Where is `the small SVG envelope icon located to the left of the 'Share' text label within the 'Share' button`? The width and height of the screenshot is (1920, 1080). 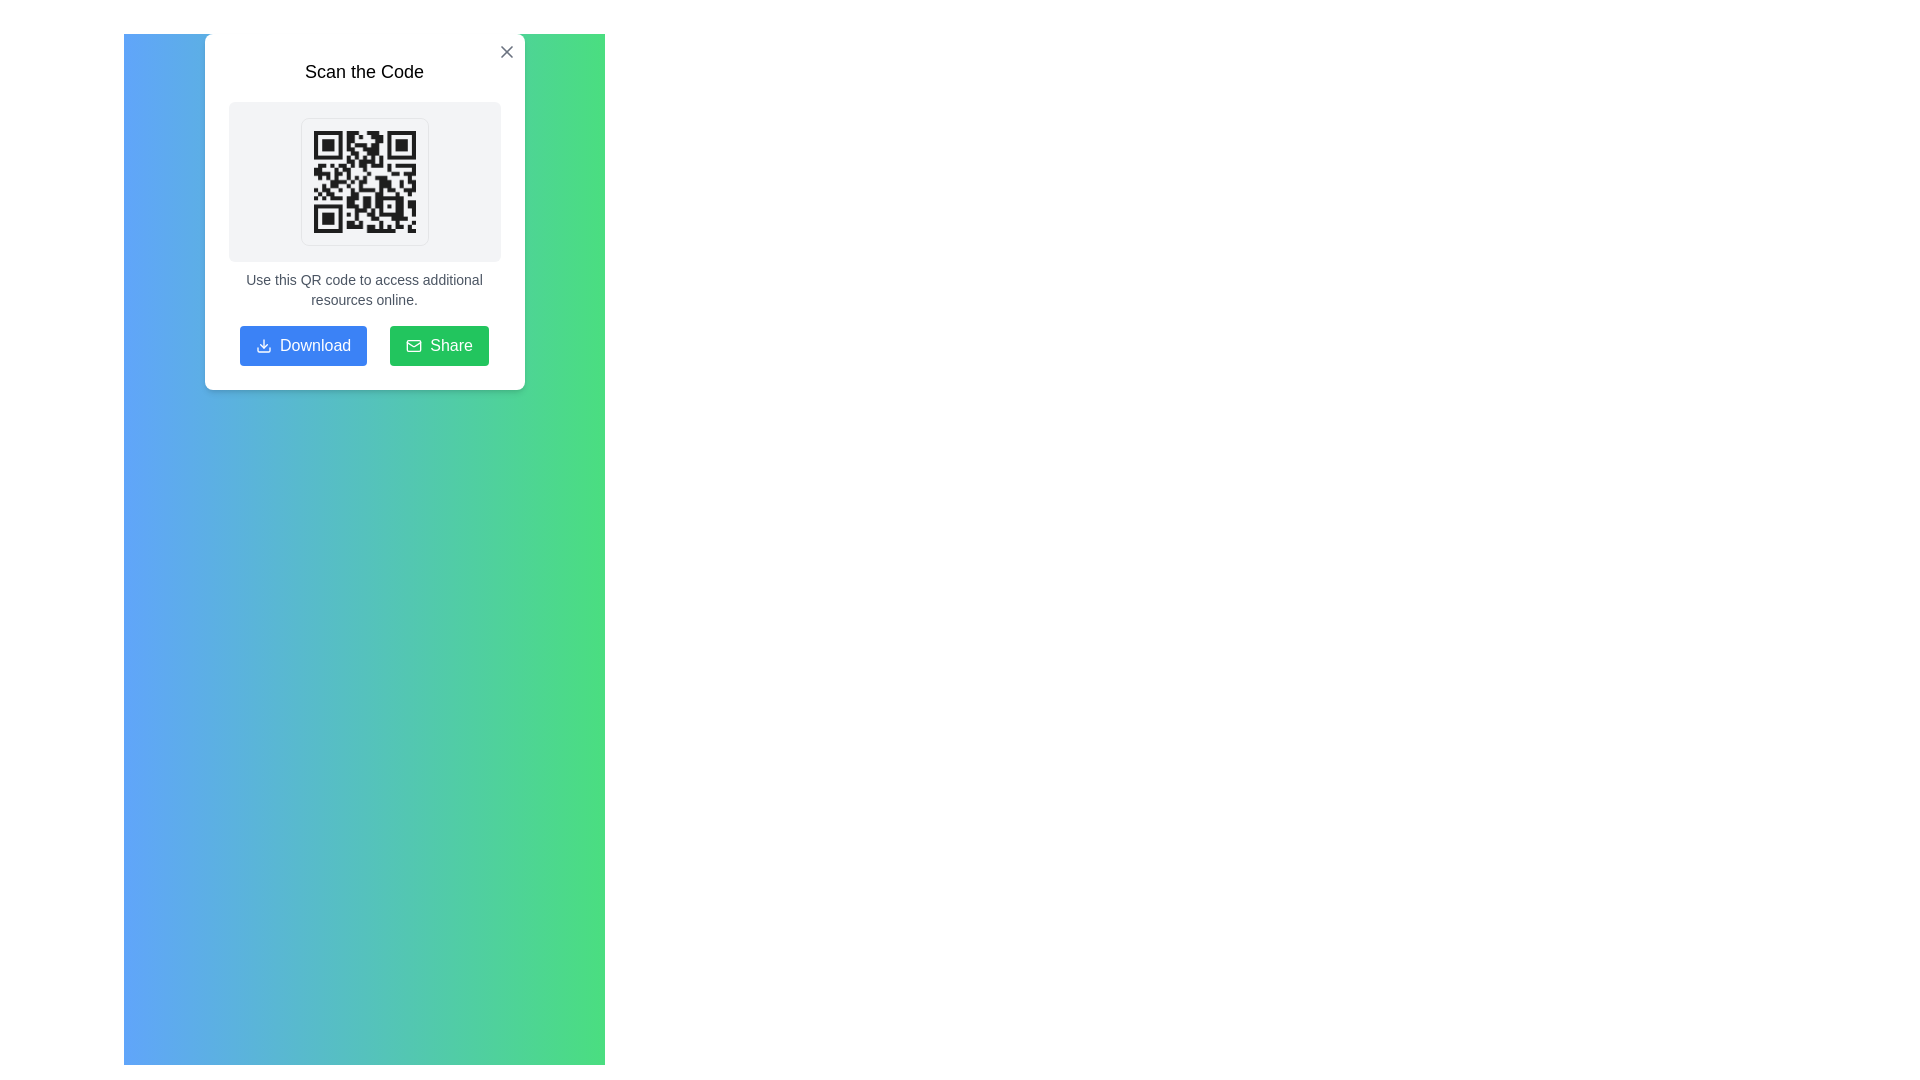
the small SVG envelope icon located to the left of the 'Share' text label within the 'Share' button is located at coordinates (413, 345).